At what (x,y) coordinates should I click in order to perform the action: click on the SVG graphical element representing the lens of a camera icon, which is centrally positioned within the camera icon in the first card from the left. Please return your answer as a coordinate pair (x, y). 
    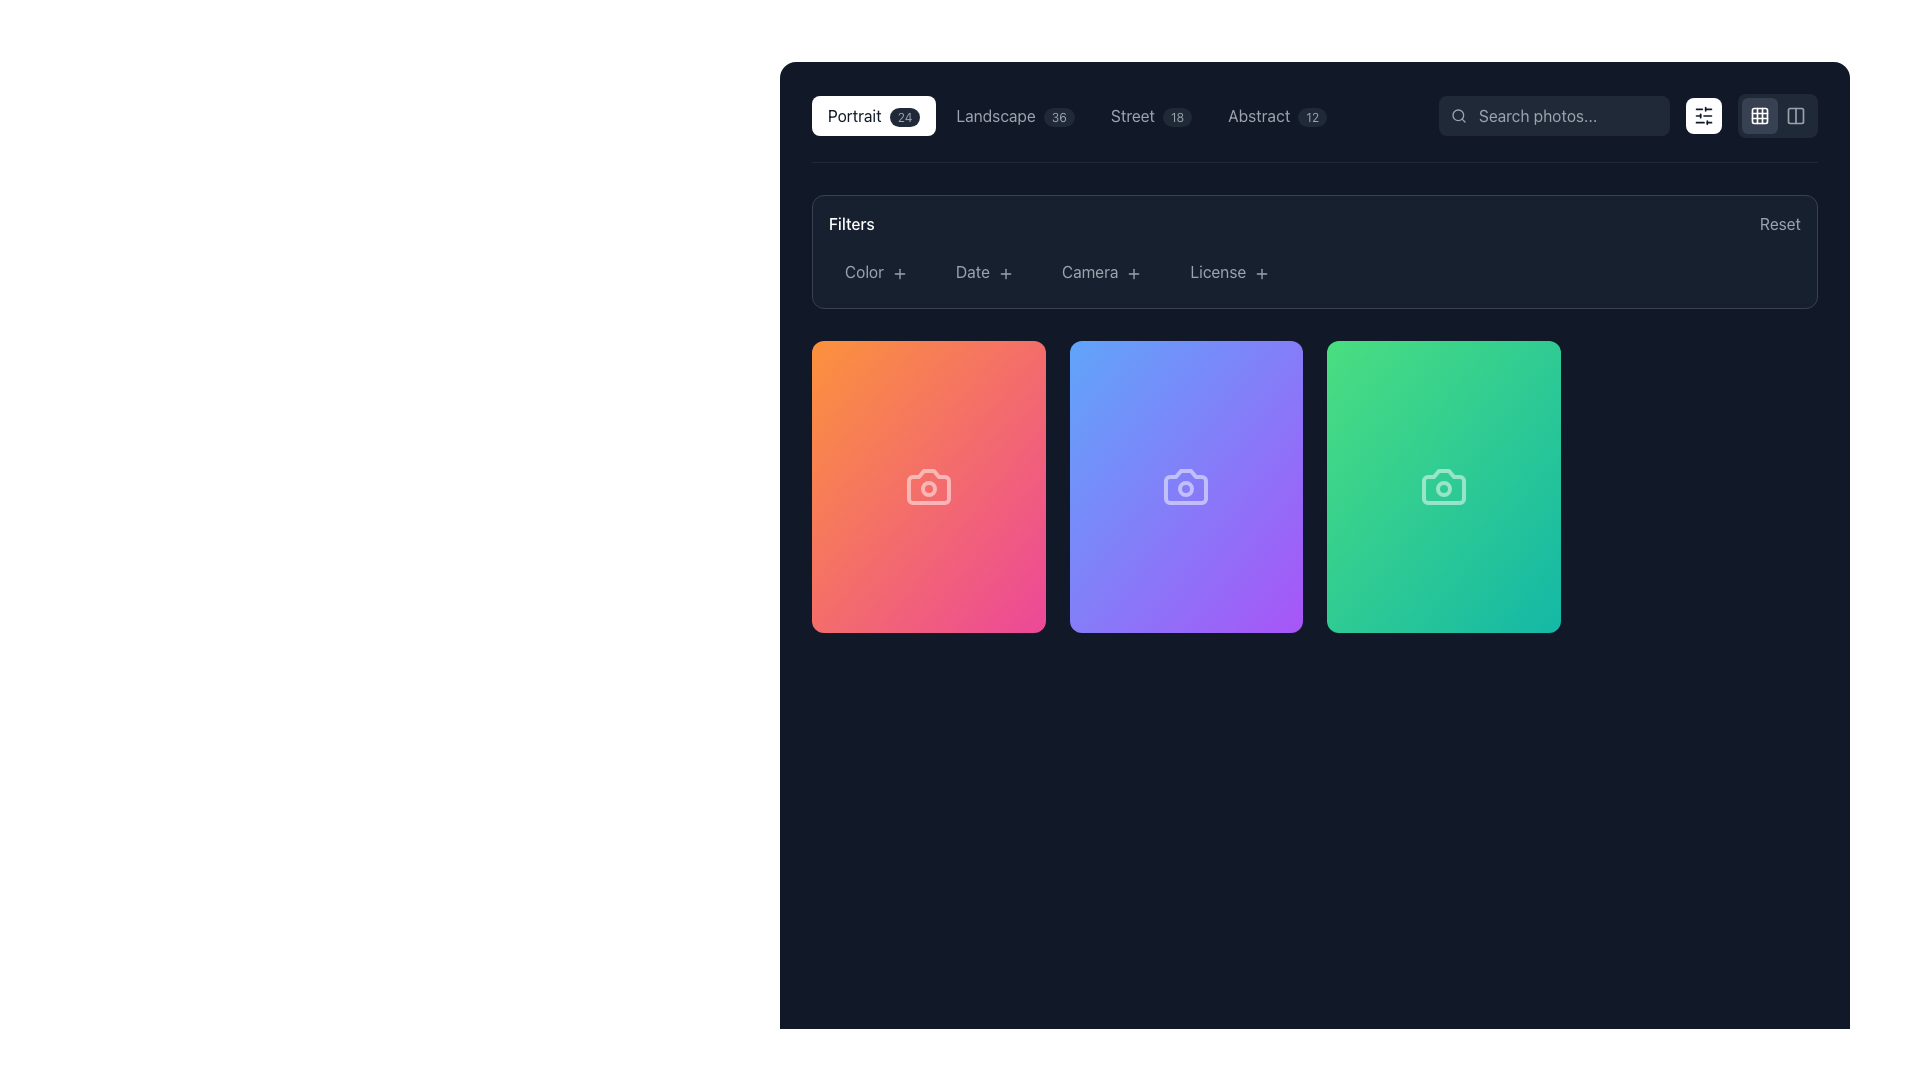
    Looking at the image, I should click on (927, 488).